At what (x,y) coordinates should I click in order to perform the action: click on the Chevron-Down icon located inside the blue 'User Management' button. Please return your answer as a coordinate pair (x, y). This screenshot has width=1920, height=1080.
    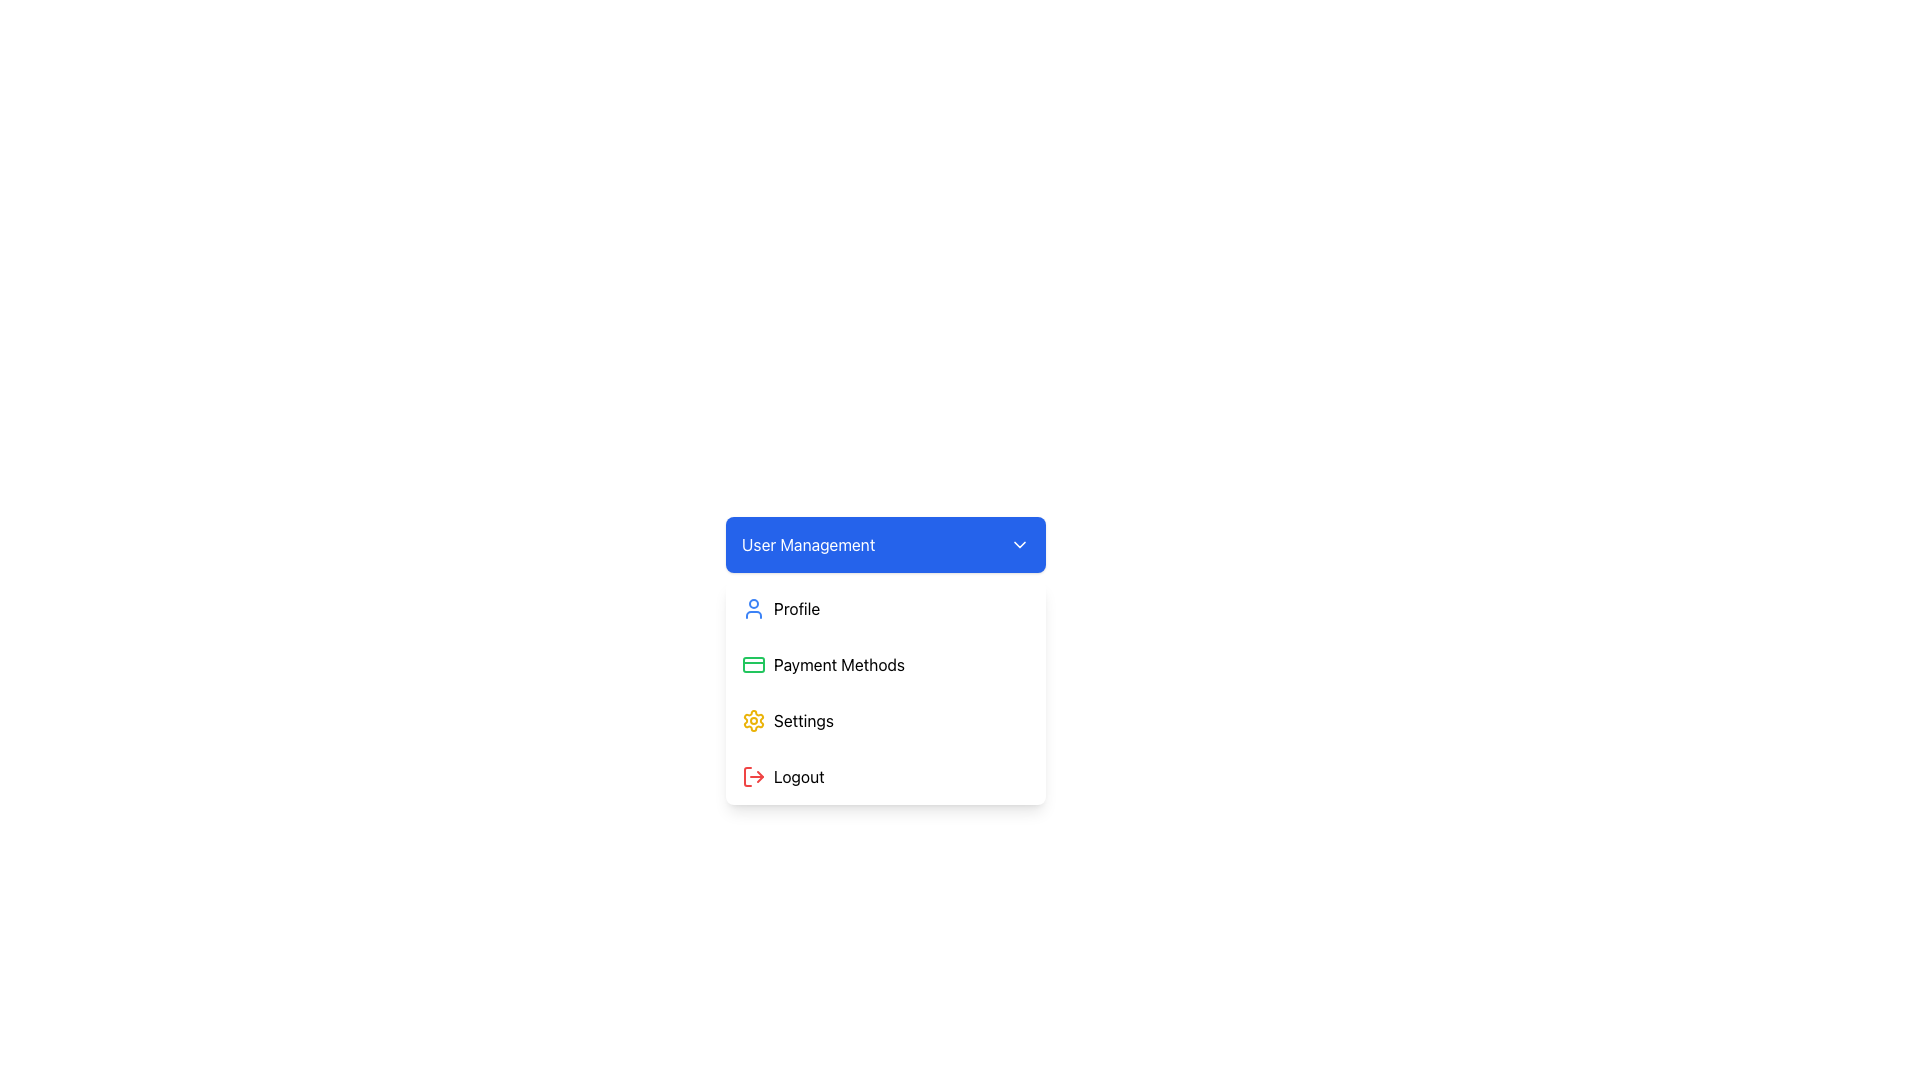
    Looking at the image, I should click on (1019, 544).